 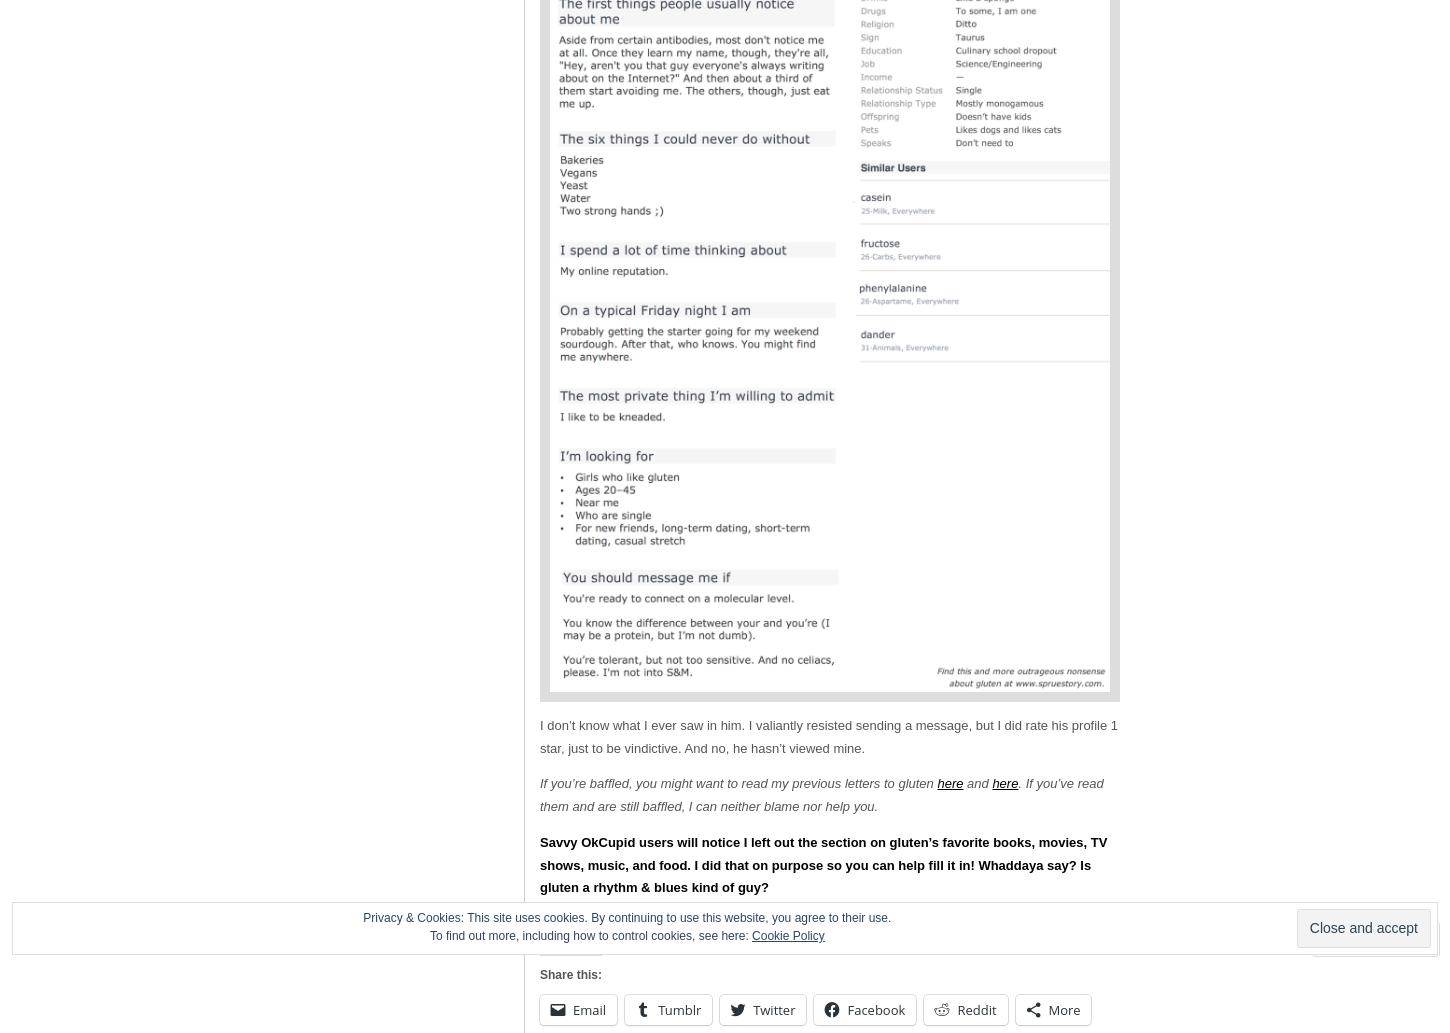 I want to click on '. If you’ve read them and are still baffled, I can neither blame nor help you.', so click(x=821, y=794).